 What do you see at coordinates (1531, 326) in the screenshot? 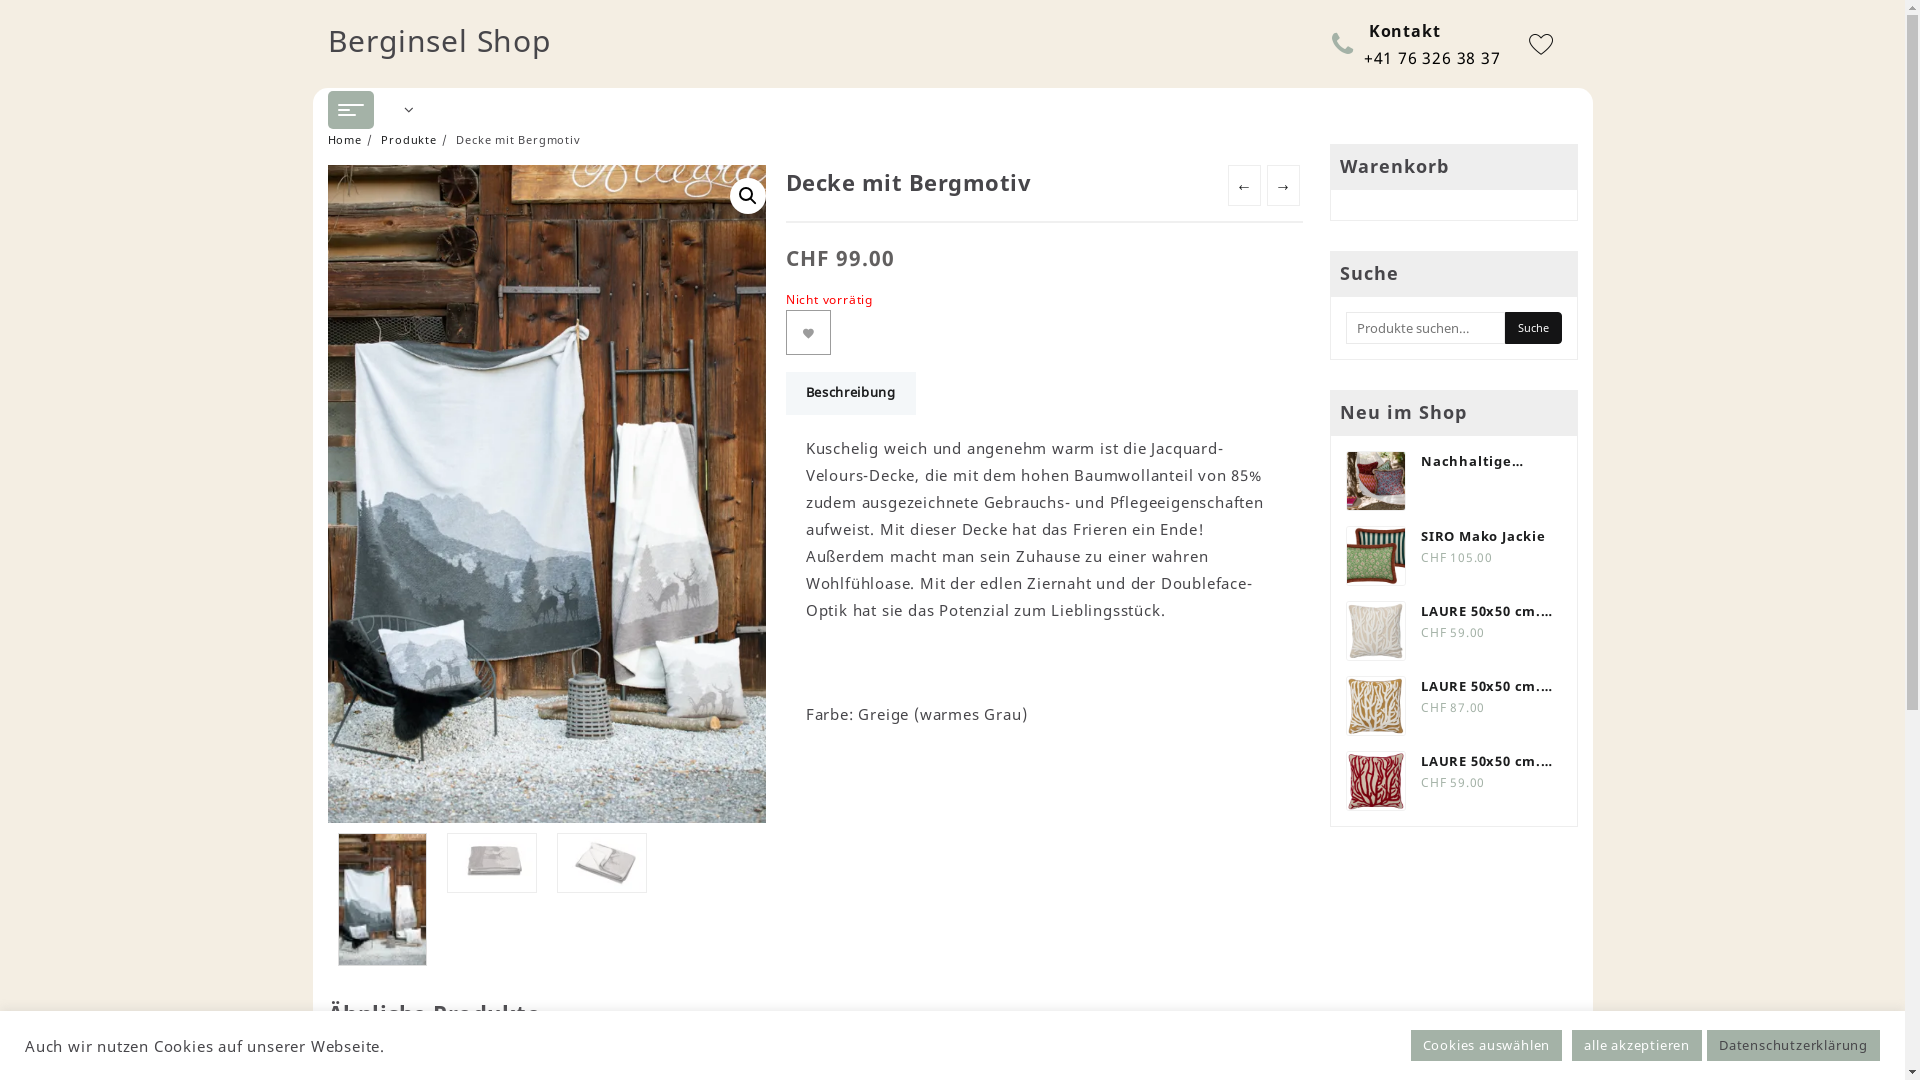
I see `'Suche'` at bounding box center [1531, 326].